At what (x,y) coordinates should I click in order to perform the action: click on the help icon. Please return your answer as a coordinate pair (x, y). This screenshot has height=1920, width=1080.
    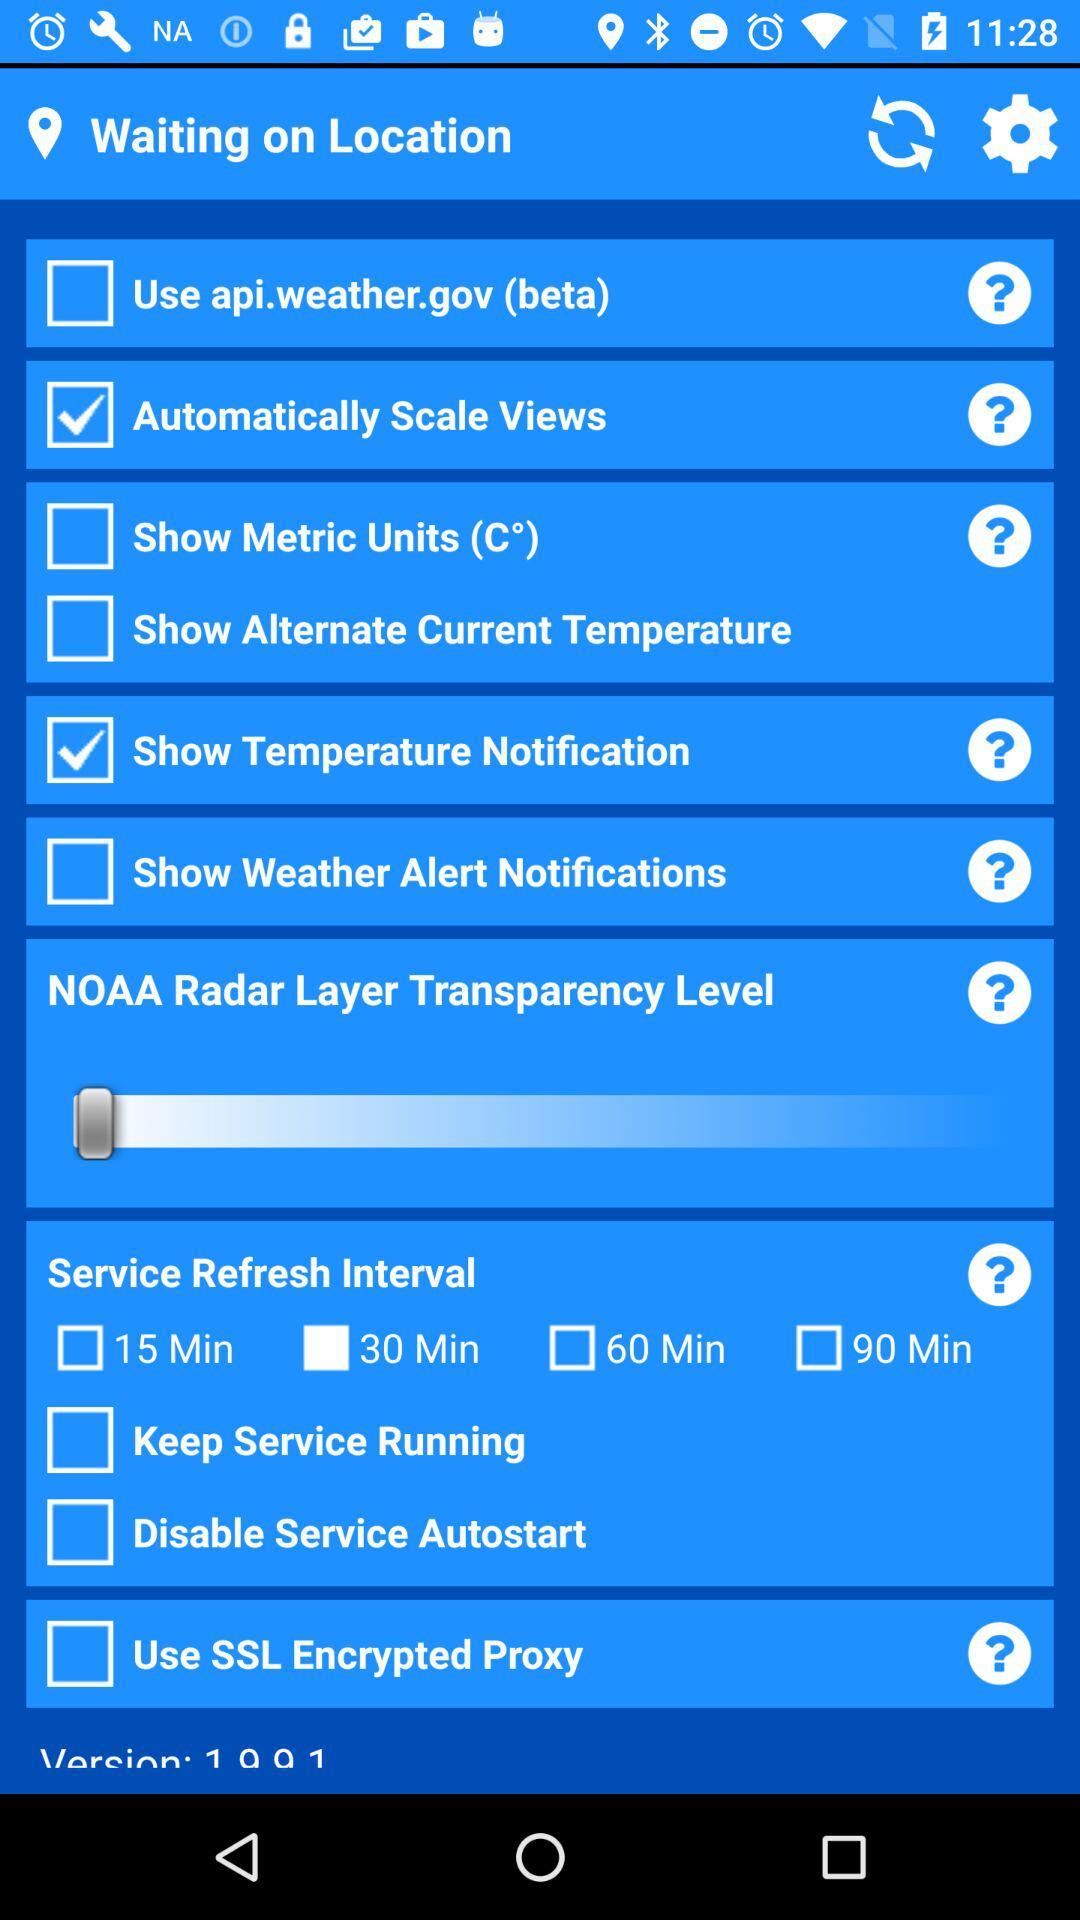
    Looking at the image, I should click on (999, 413).